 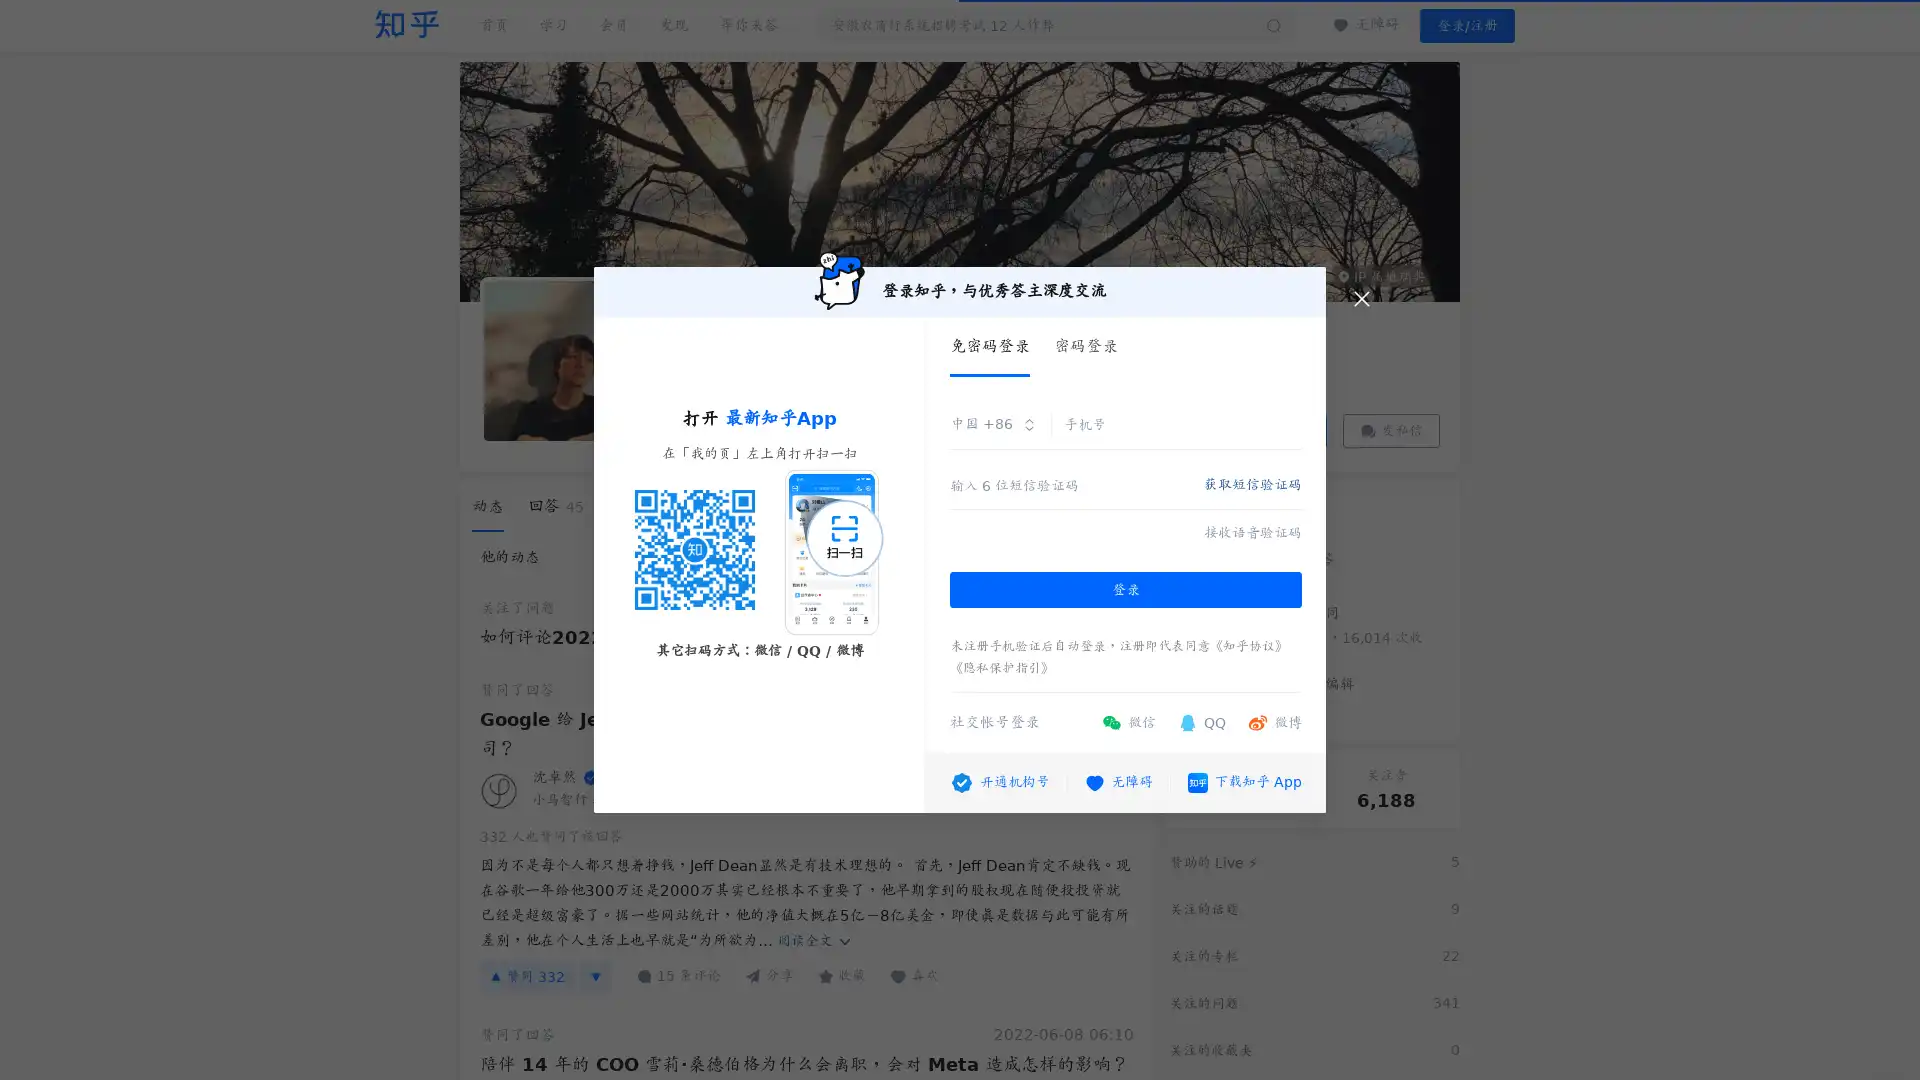 What do you see at coordinates (1467, 26) in the screenshot?
I see `/` at bounding box center [1467, 26].